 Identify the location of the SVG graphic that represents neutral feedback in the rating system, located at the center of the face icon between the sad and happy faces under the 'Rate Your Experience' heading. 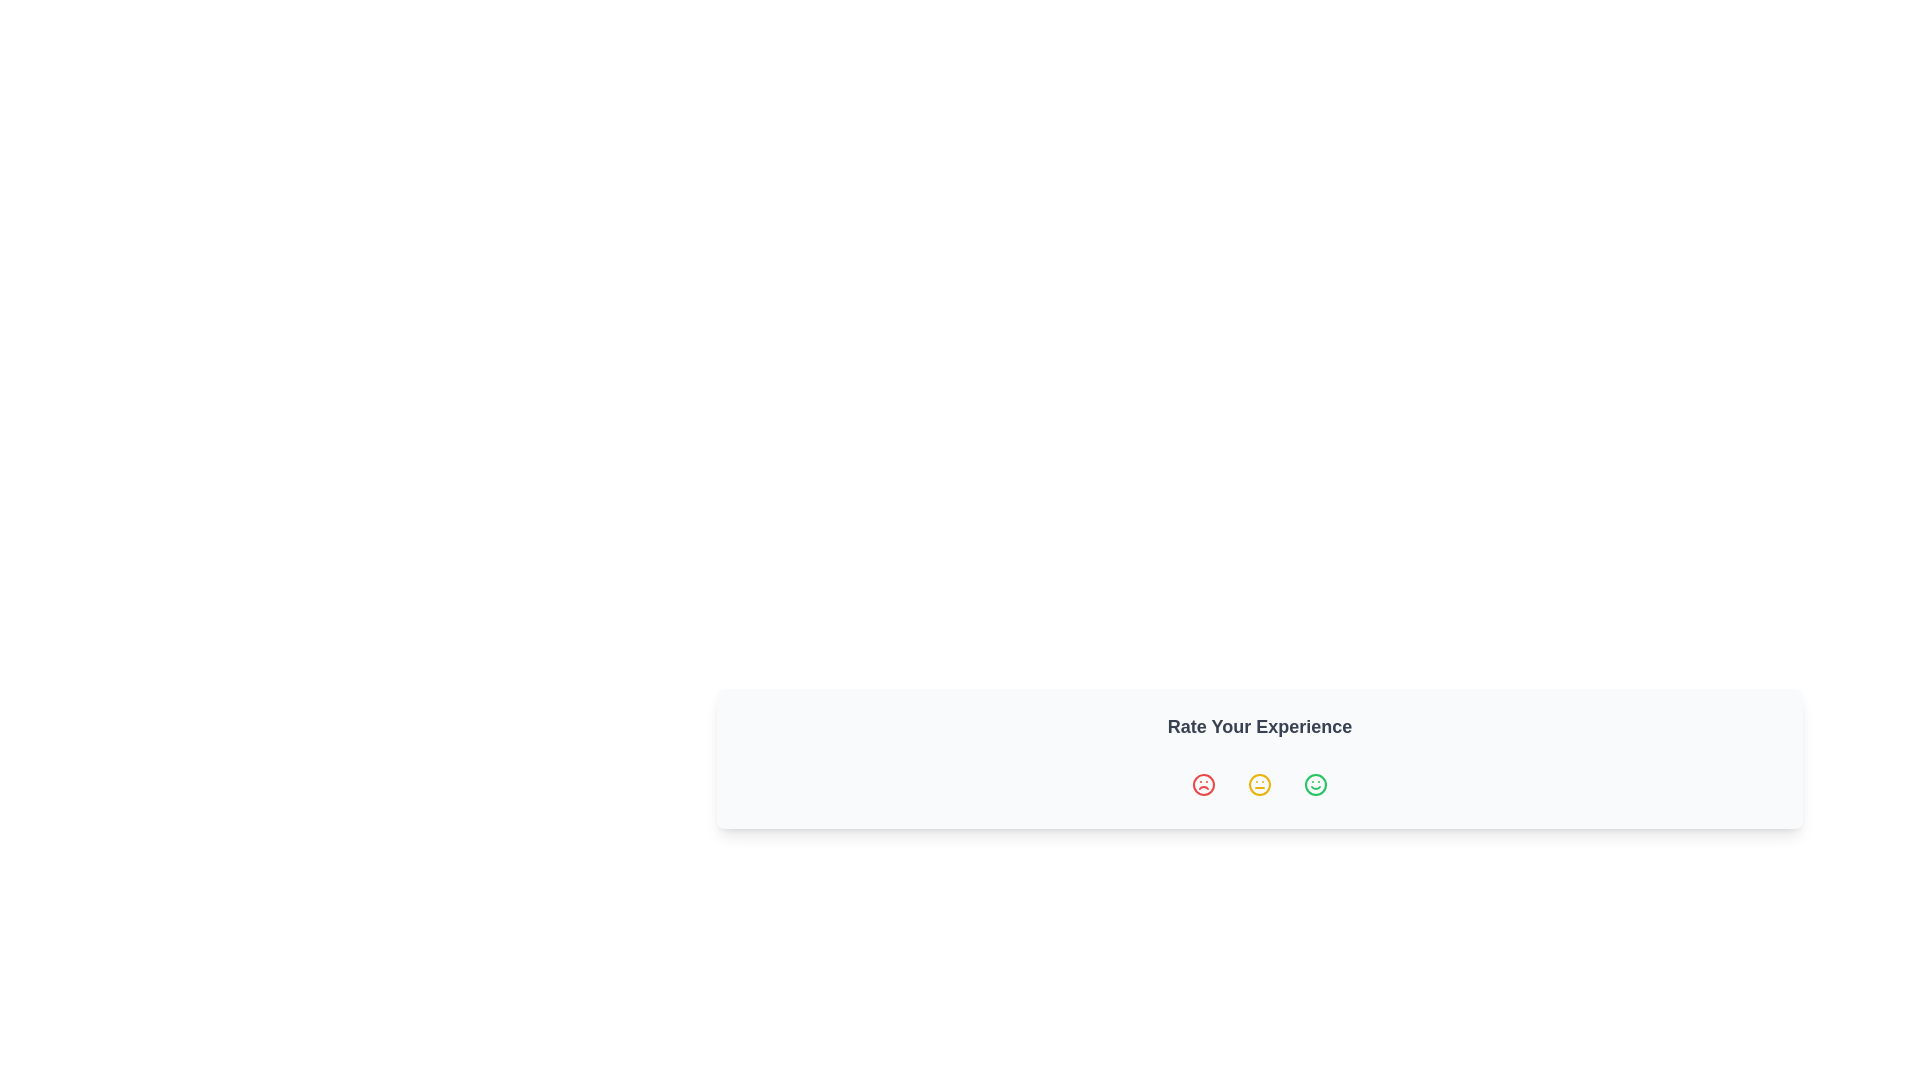
(1258, 784).